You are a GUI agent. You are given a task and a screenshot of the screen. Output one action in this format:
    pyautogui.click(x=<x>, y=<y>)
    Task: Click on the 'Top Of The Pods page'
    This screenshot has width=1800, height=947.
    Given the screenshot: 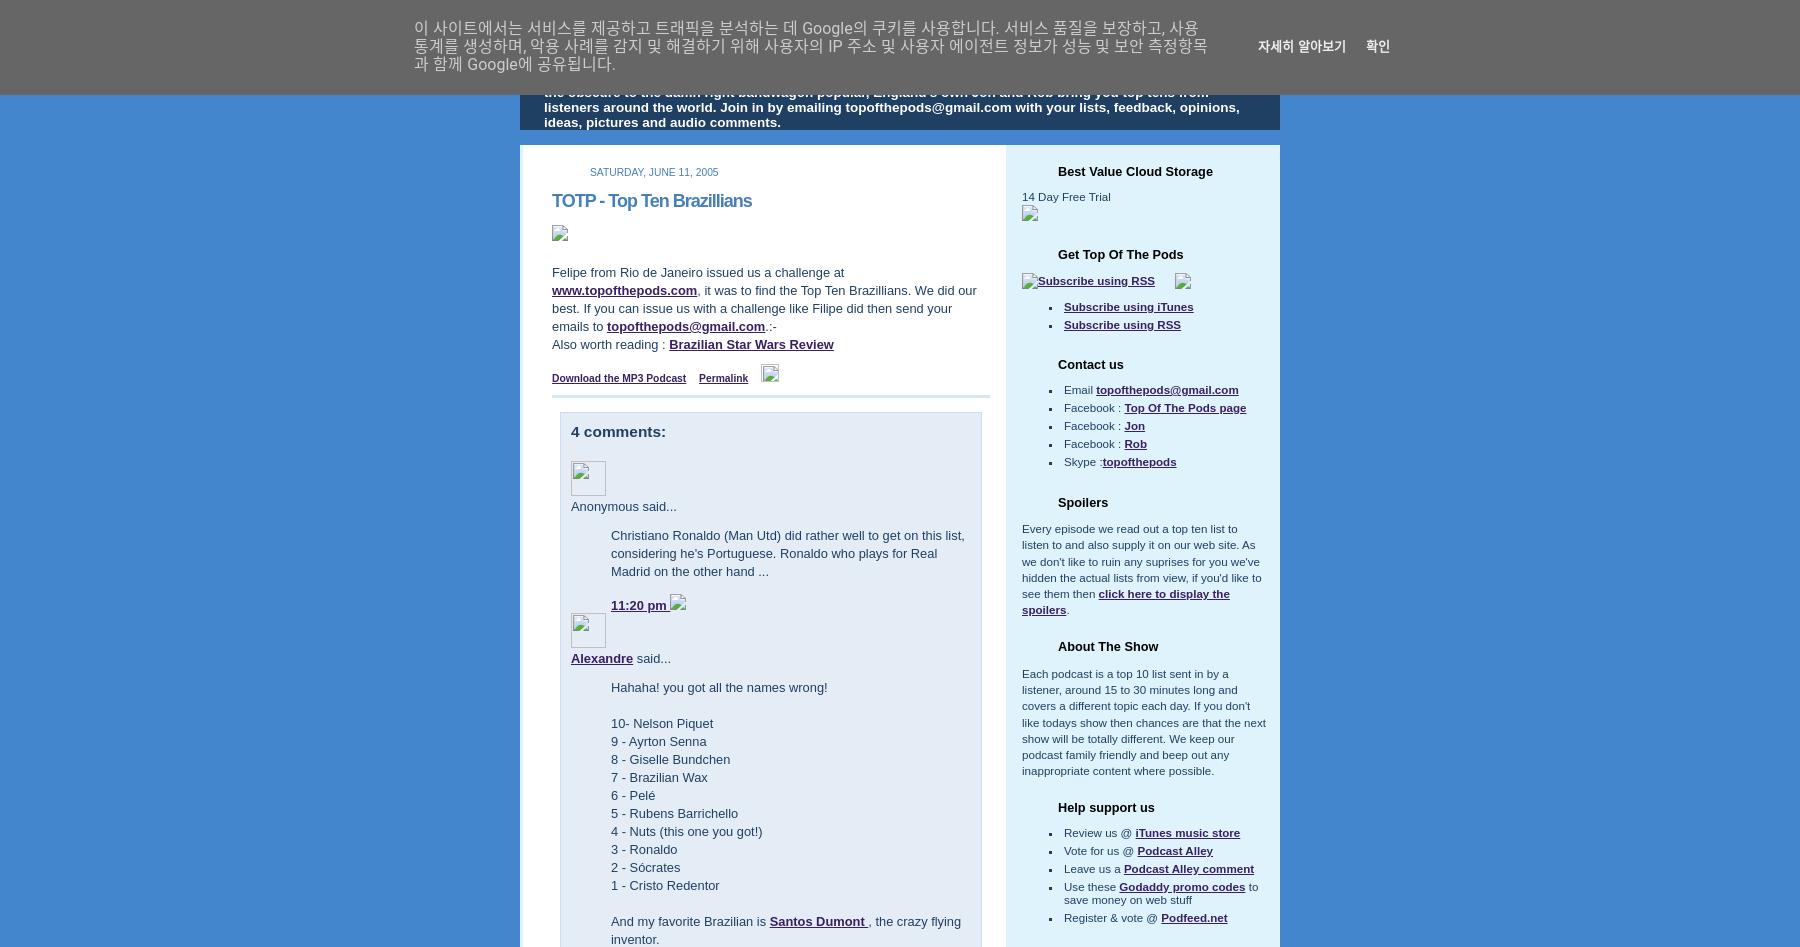 What is the action you would take?
    pyautogui.click(x=1183, y=407)
    